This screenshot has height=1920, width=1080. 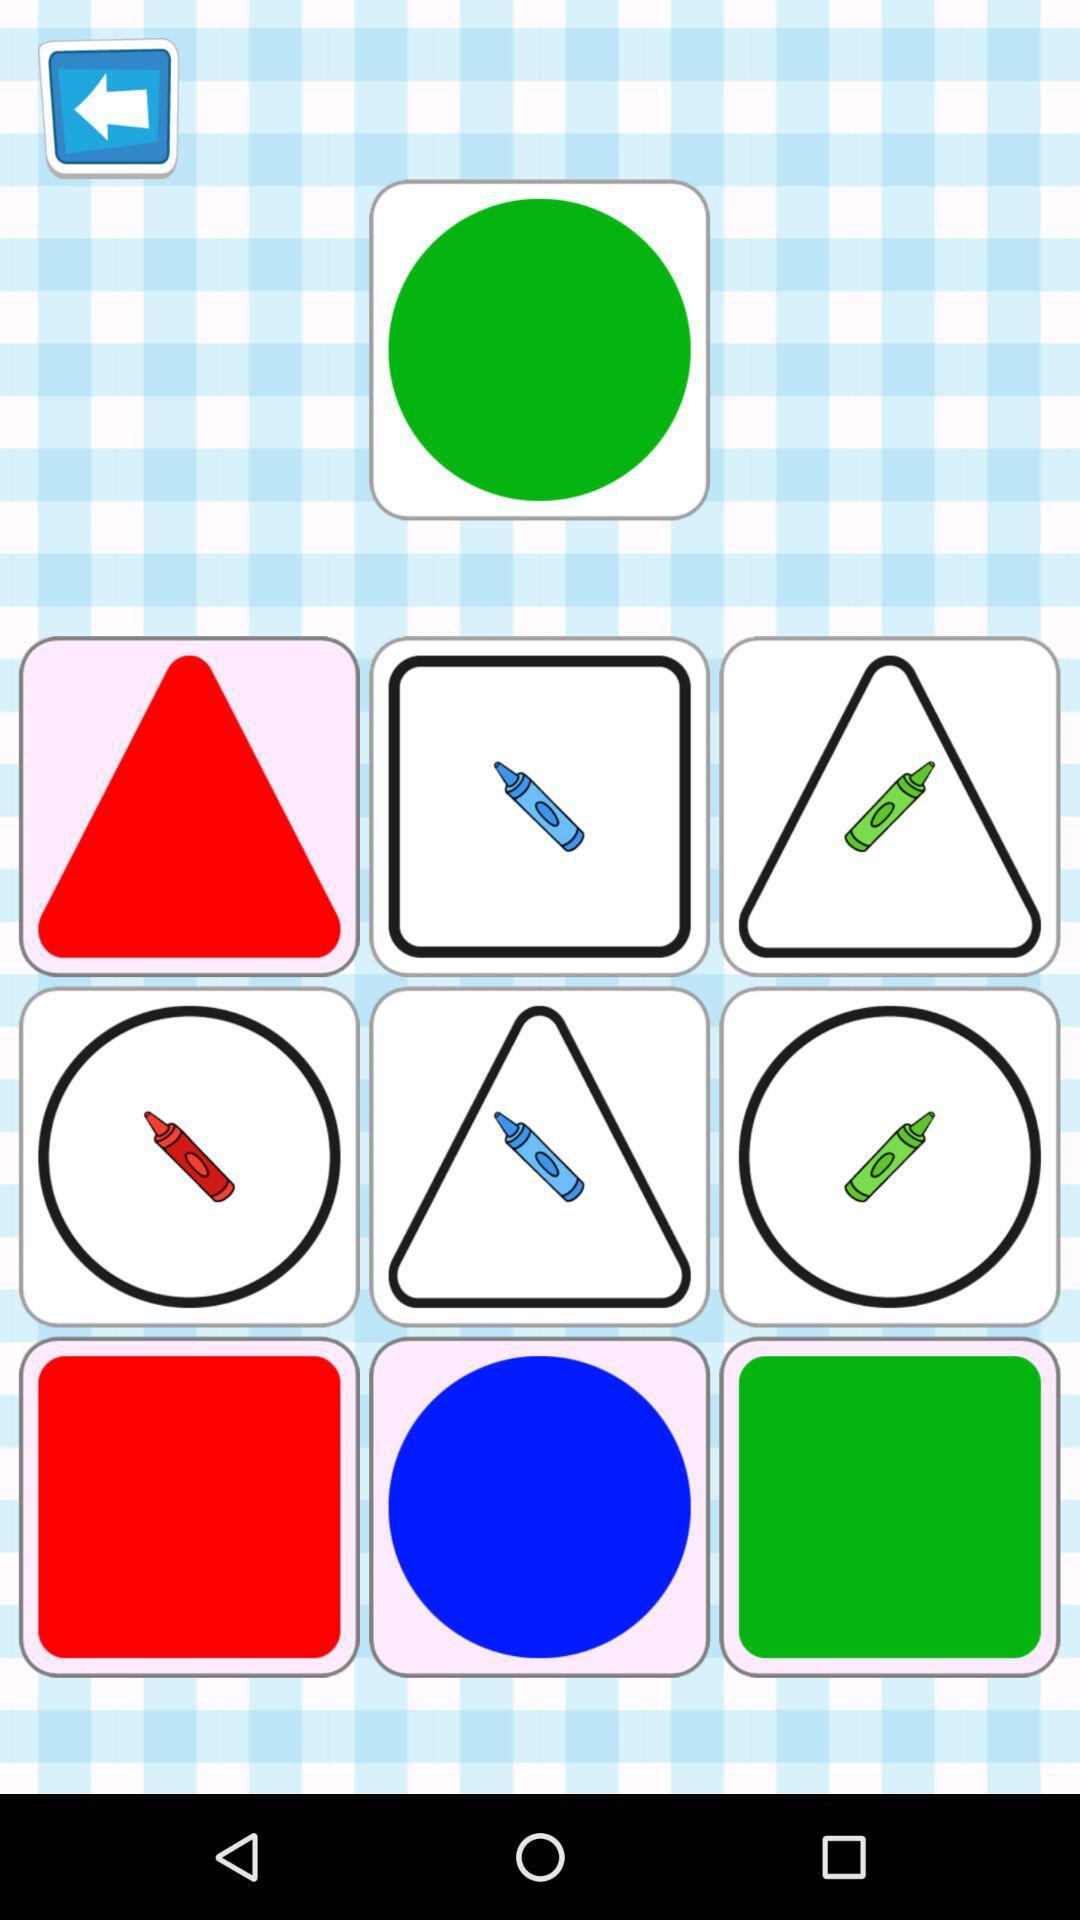 I want to click on it, so click(x=538, y=349).